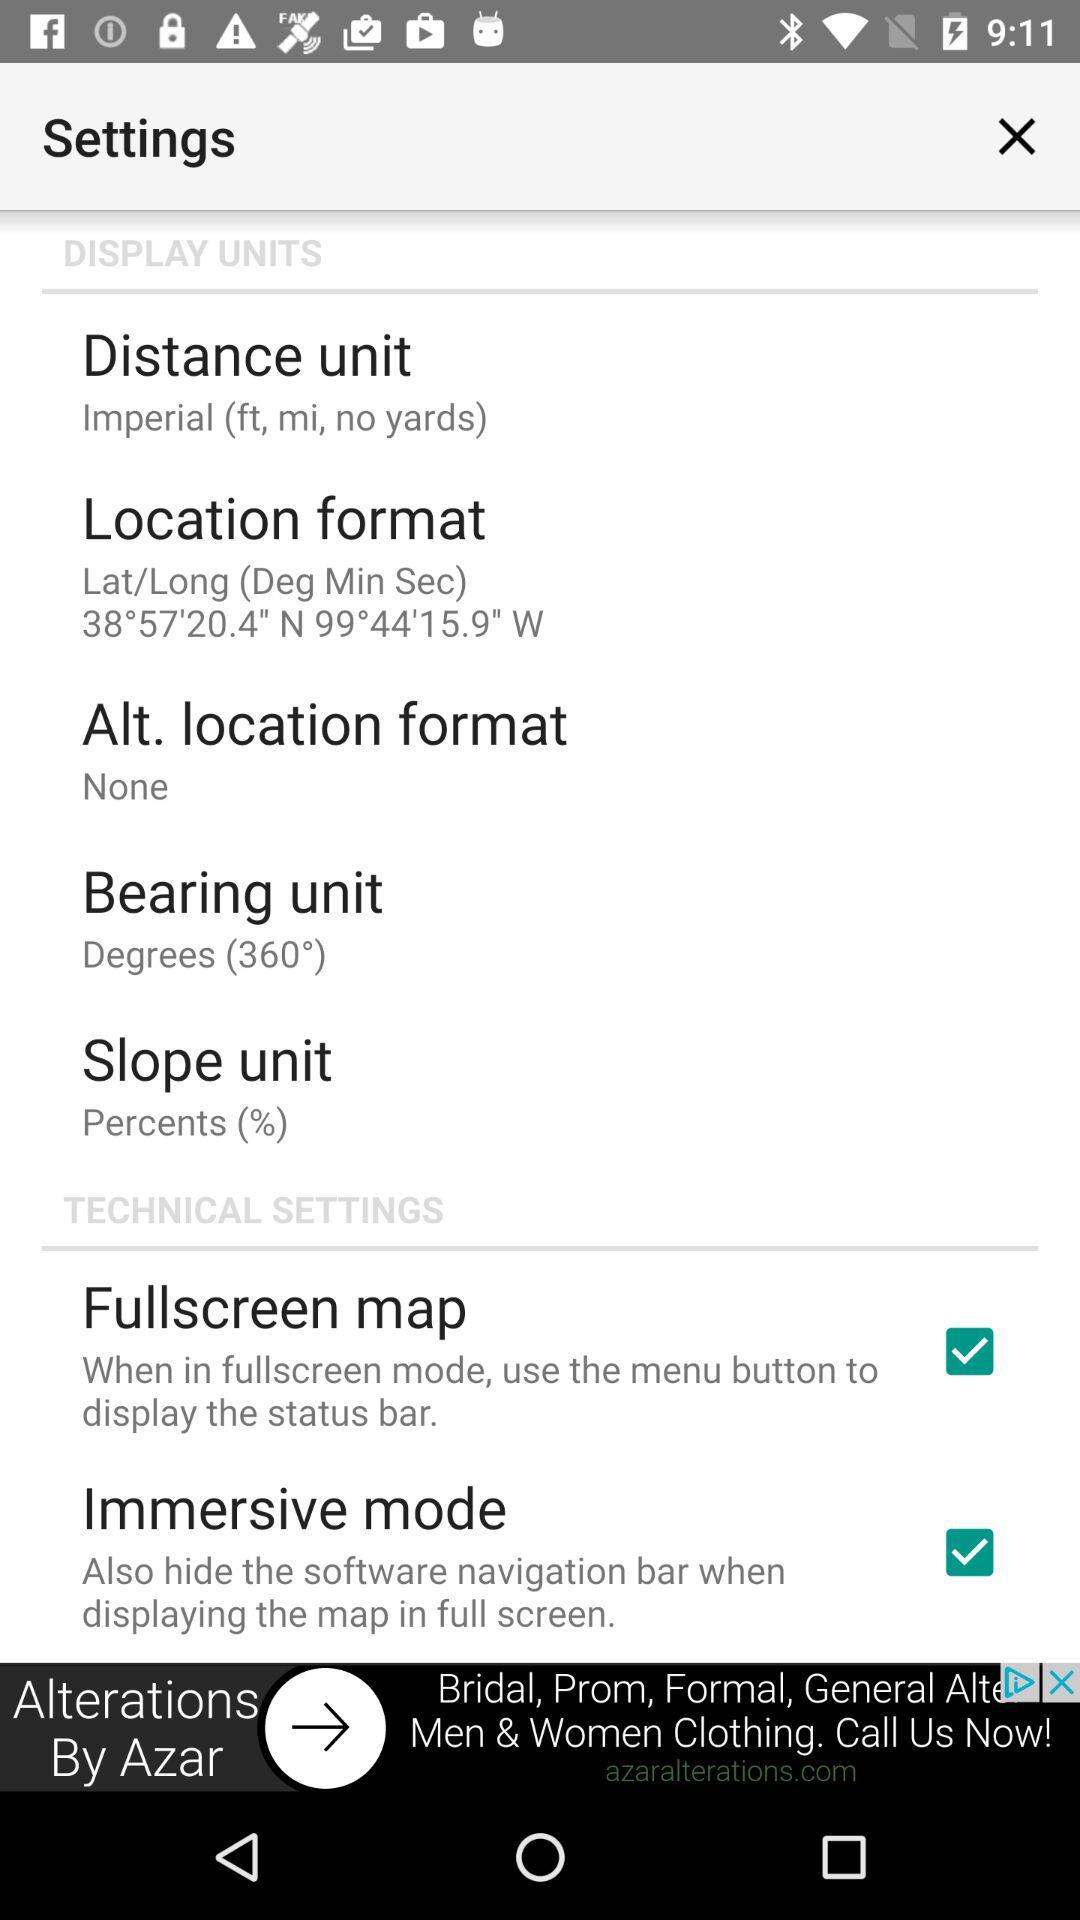 This screenshot has height=1920, width=1080. What do you see at coordinates (540, 1727) in the screenshot?
I see `advertisement page` at bounding box center [540, 1727].